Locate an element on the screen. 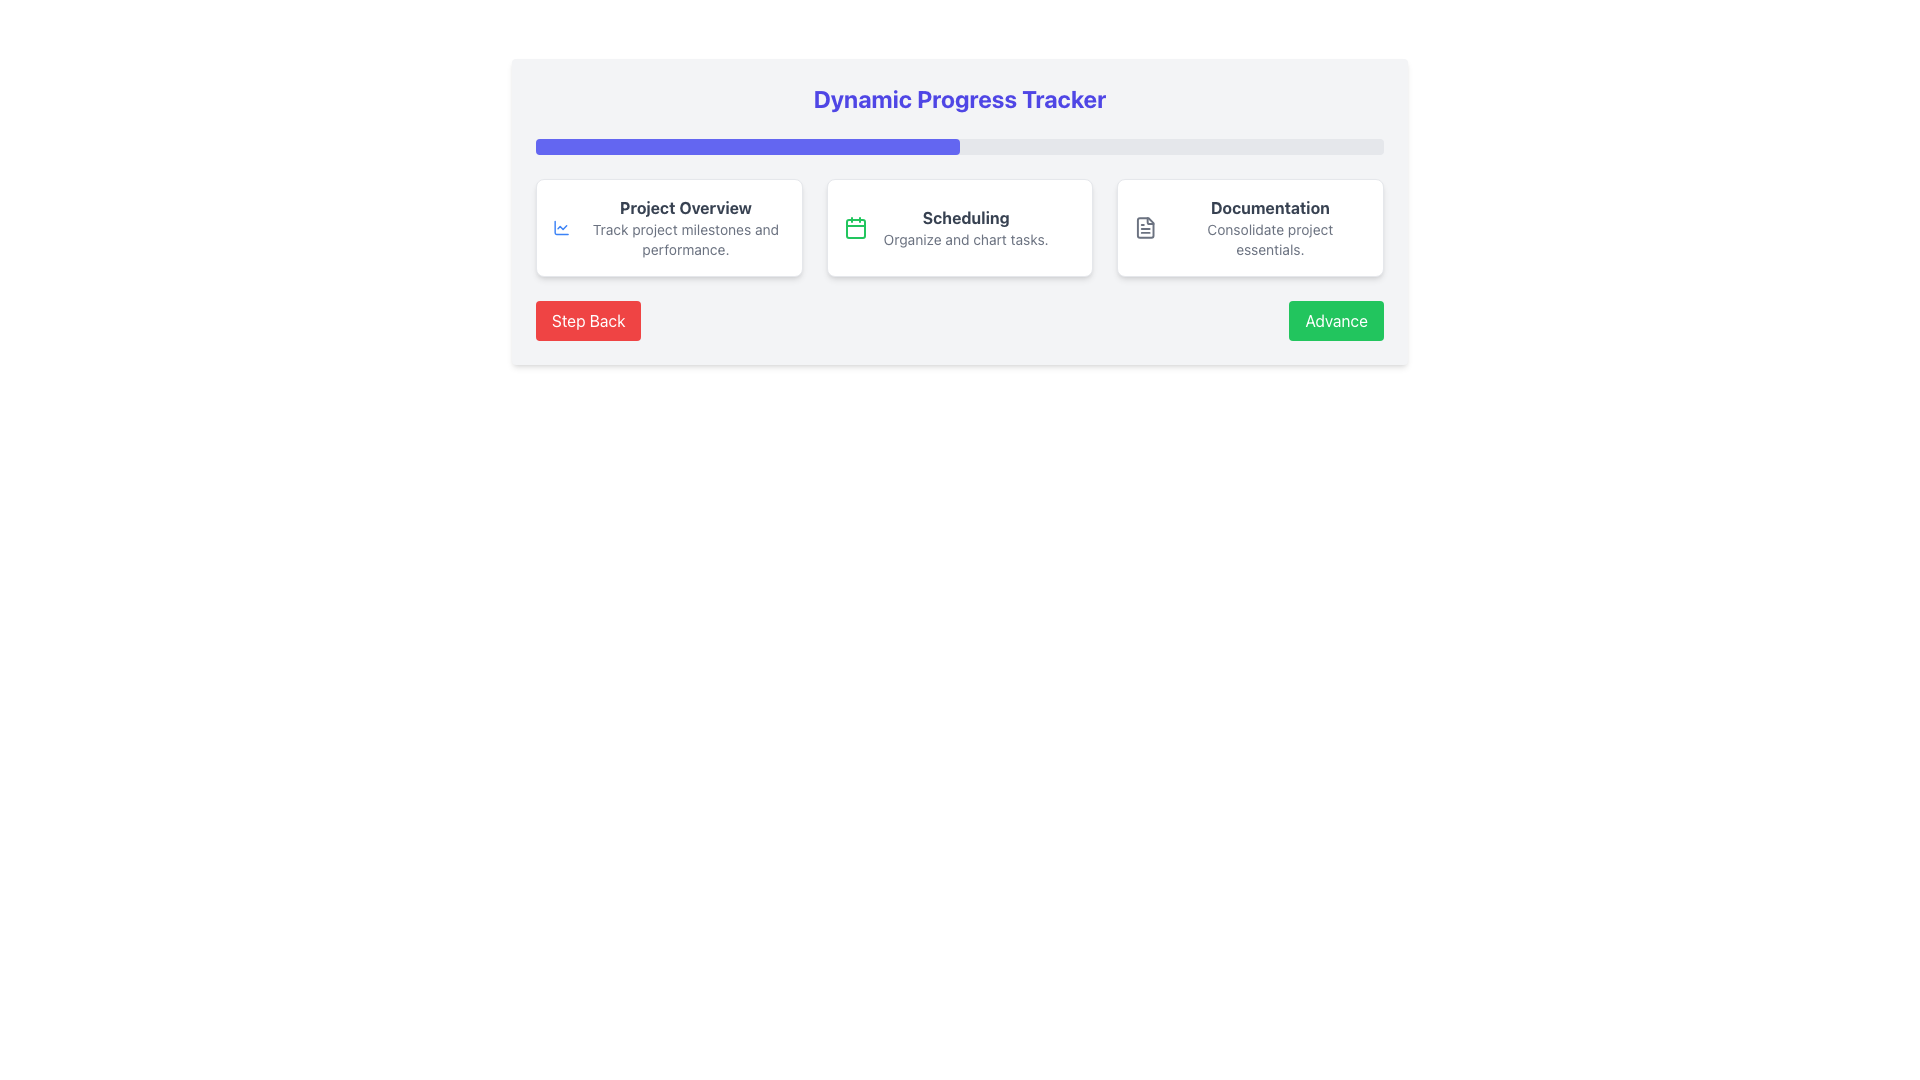  the 'Project Overview' text label, which is styled in bold gray color and located at the top of a card-like section is located at coordinates (686, 208).